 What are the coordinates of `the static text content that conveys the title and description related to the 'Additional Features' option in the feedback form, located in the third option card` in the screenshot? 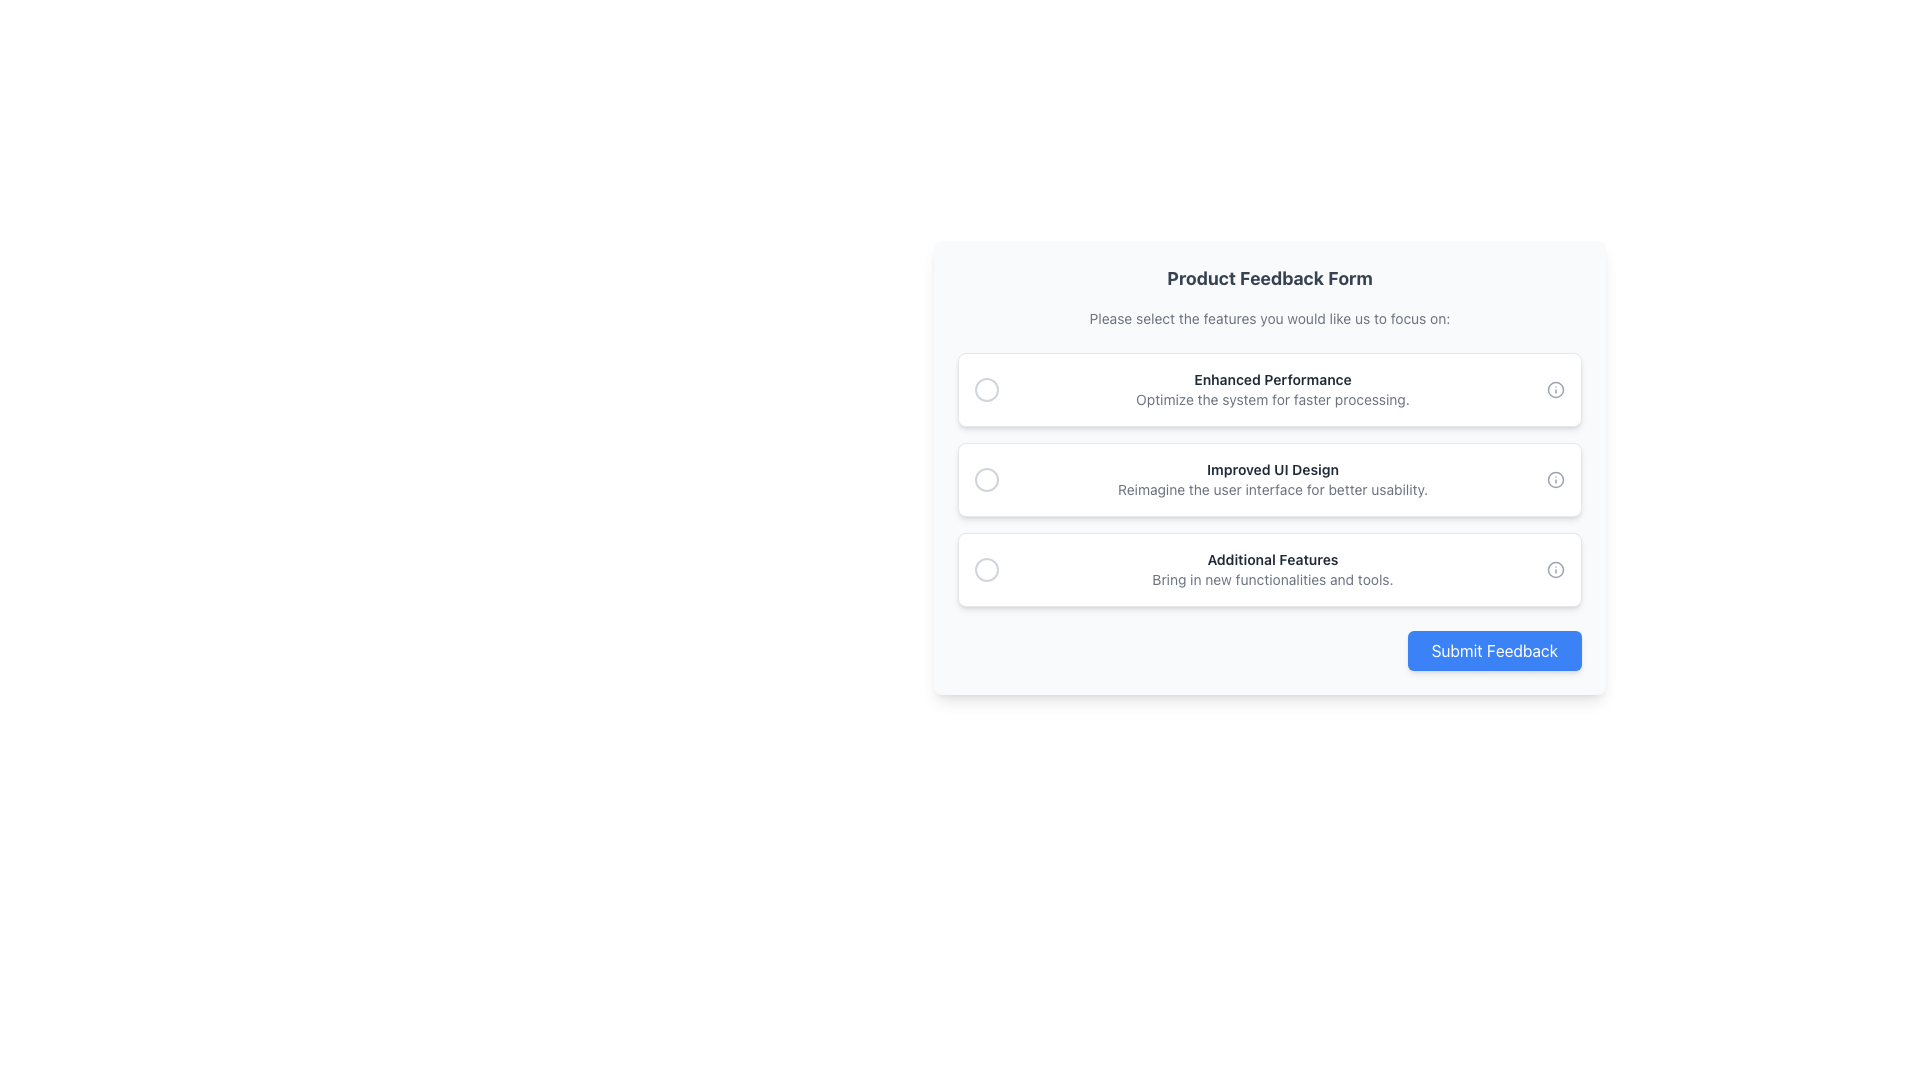 It's located at (1271, 570).